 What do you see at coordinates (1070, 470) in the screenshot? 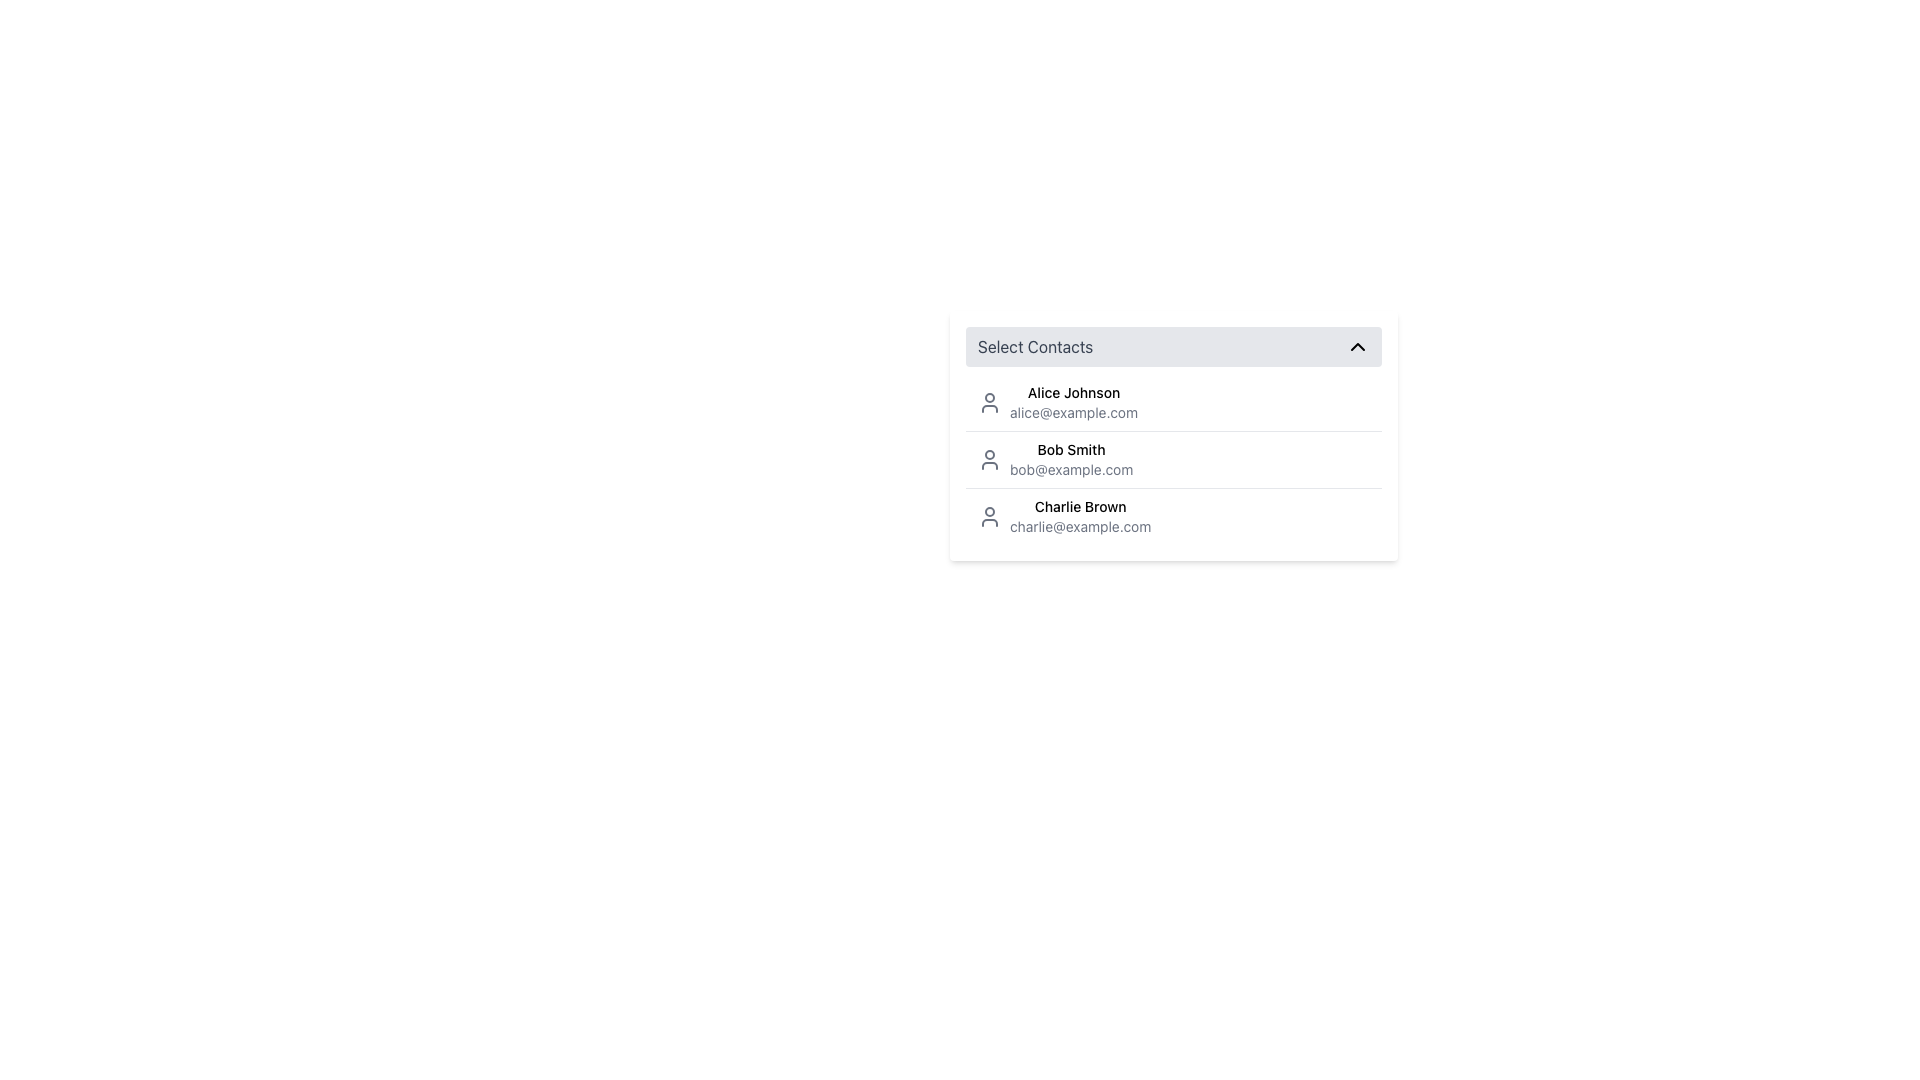
I see `text label displaying 'bob@example.com' located beneath 'Bob Smith' in the contact section of the 'Select Contacts' dropdown interface` at bounding box center [1070, 470].